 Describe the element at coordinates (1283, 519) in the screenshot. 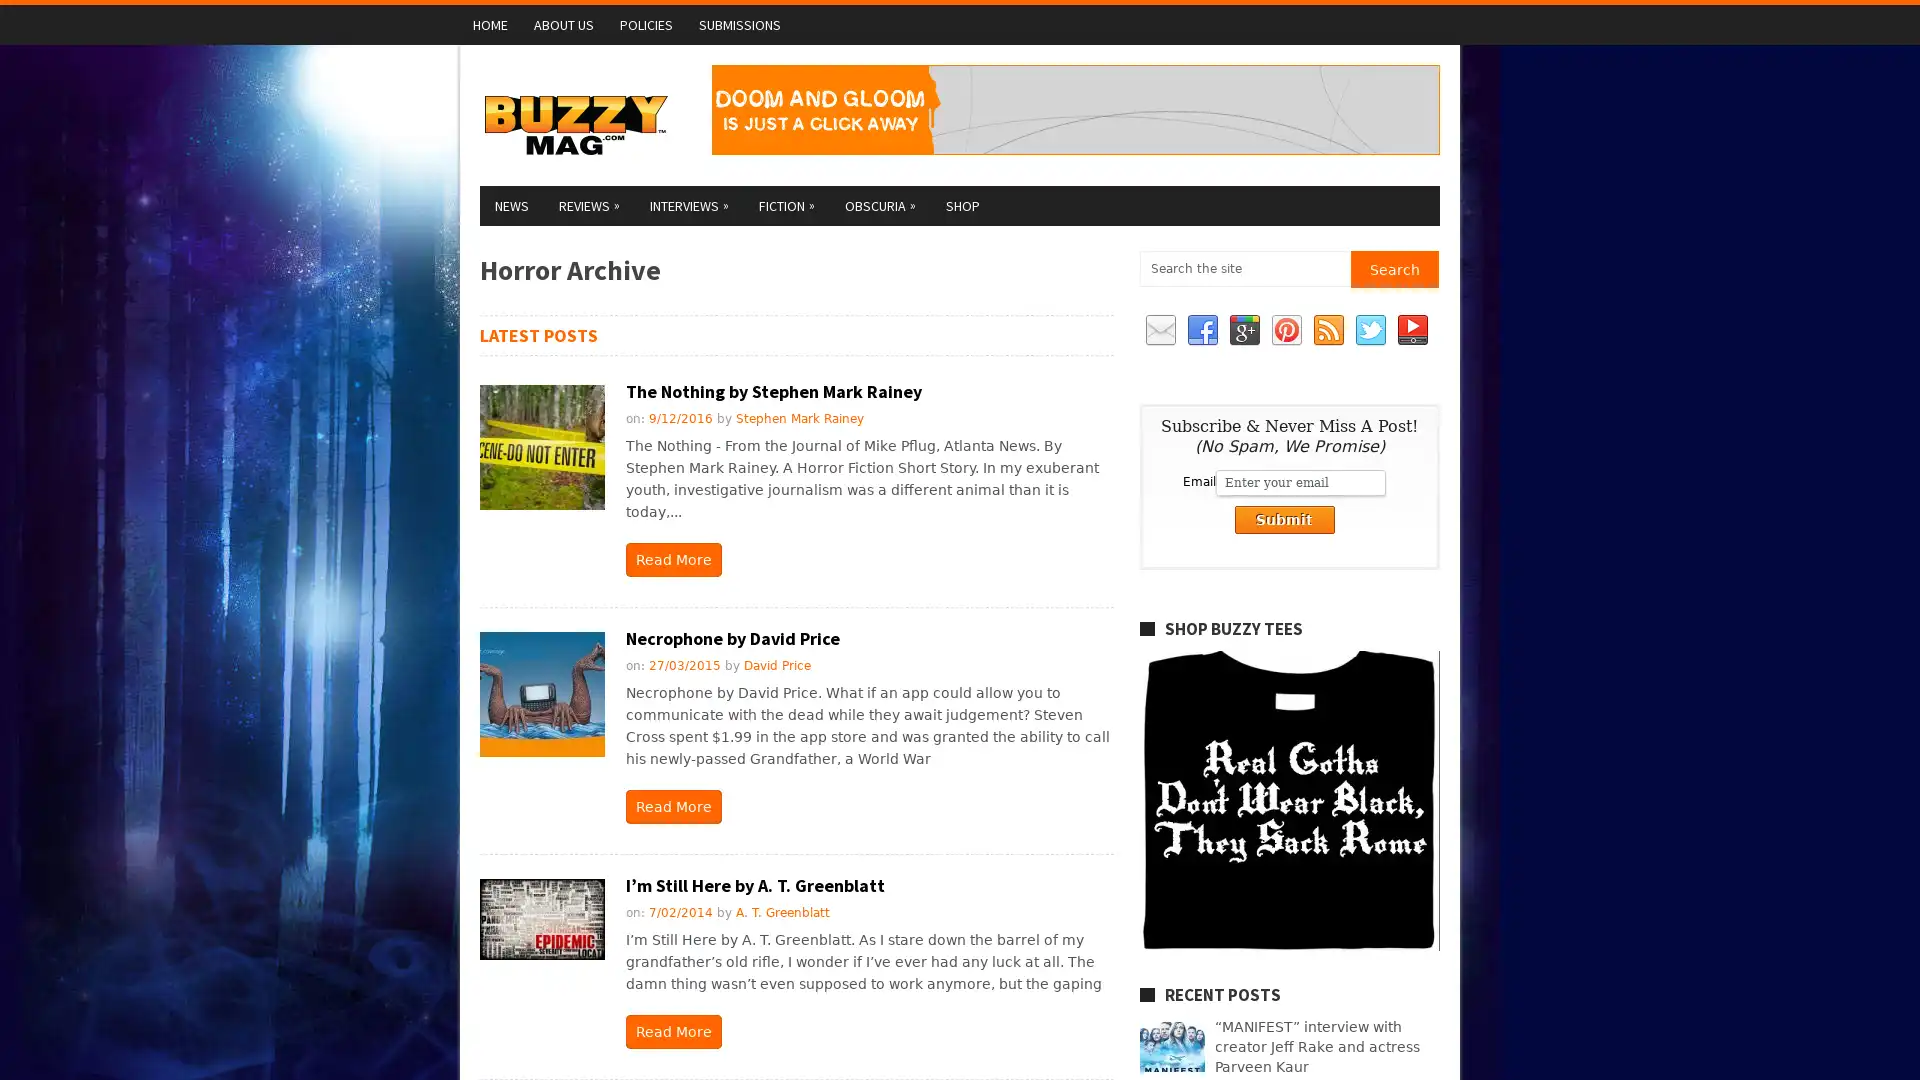

I see `Submit` at that location.